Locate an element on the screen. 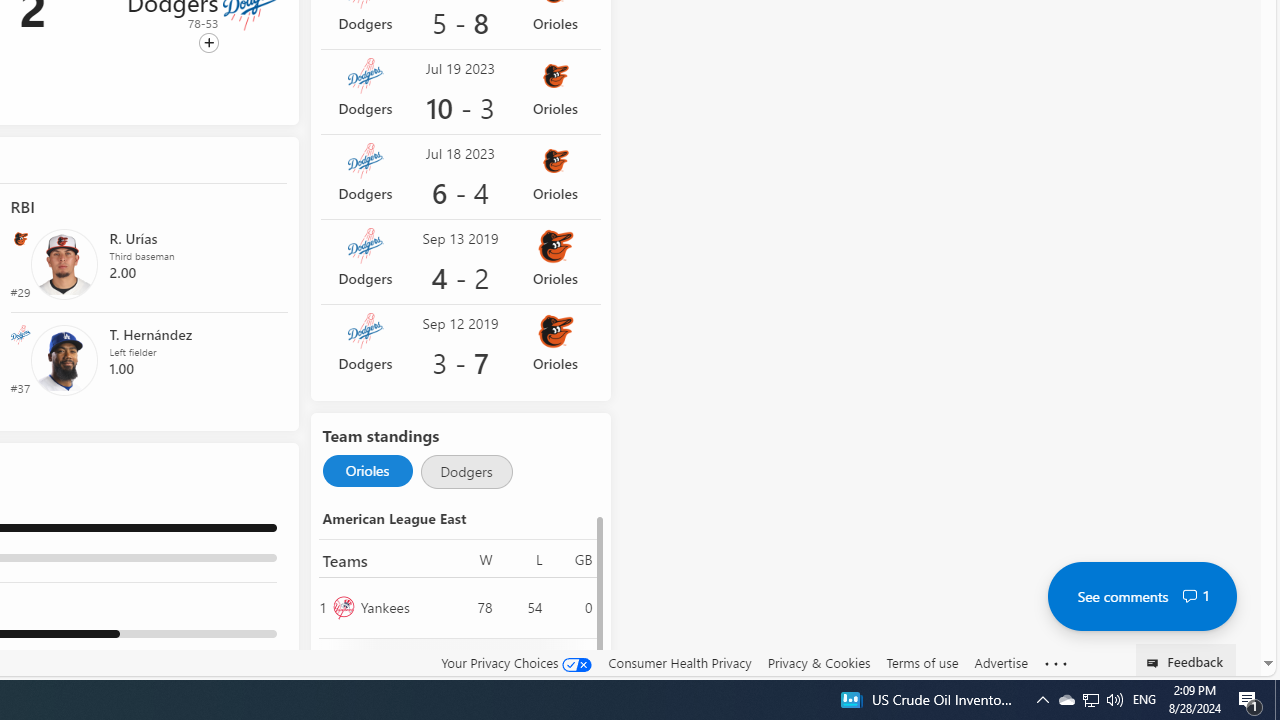  'Your Privacy Choices' is located at coordinates (517, 662).